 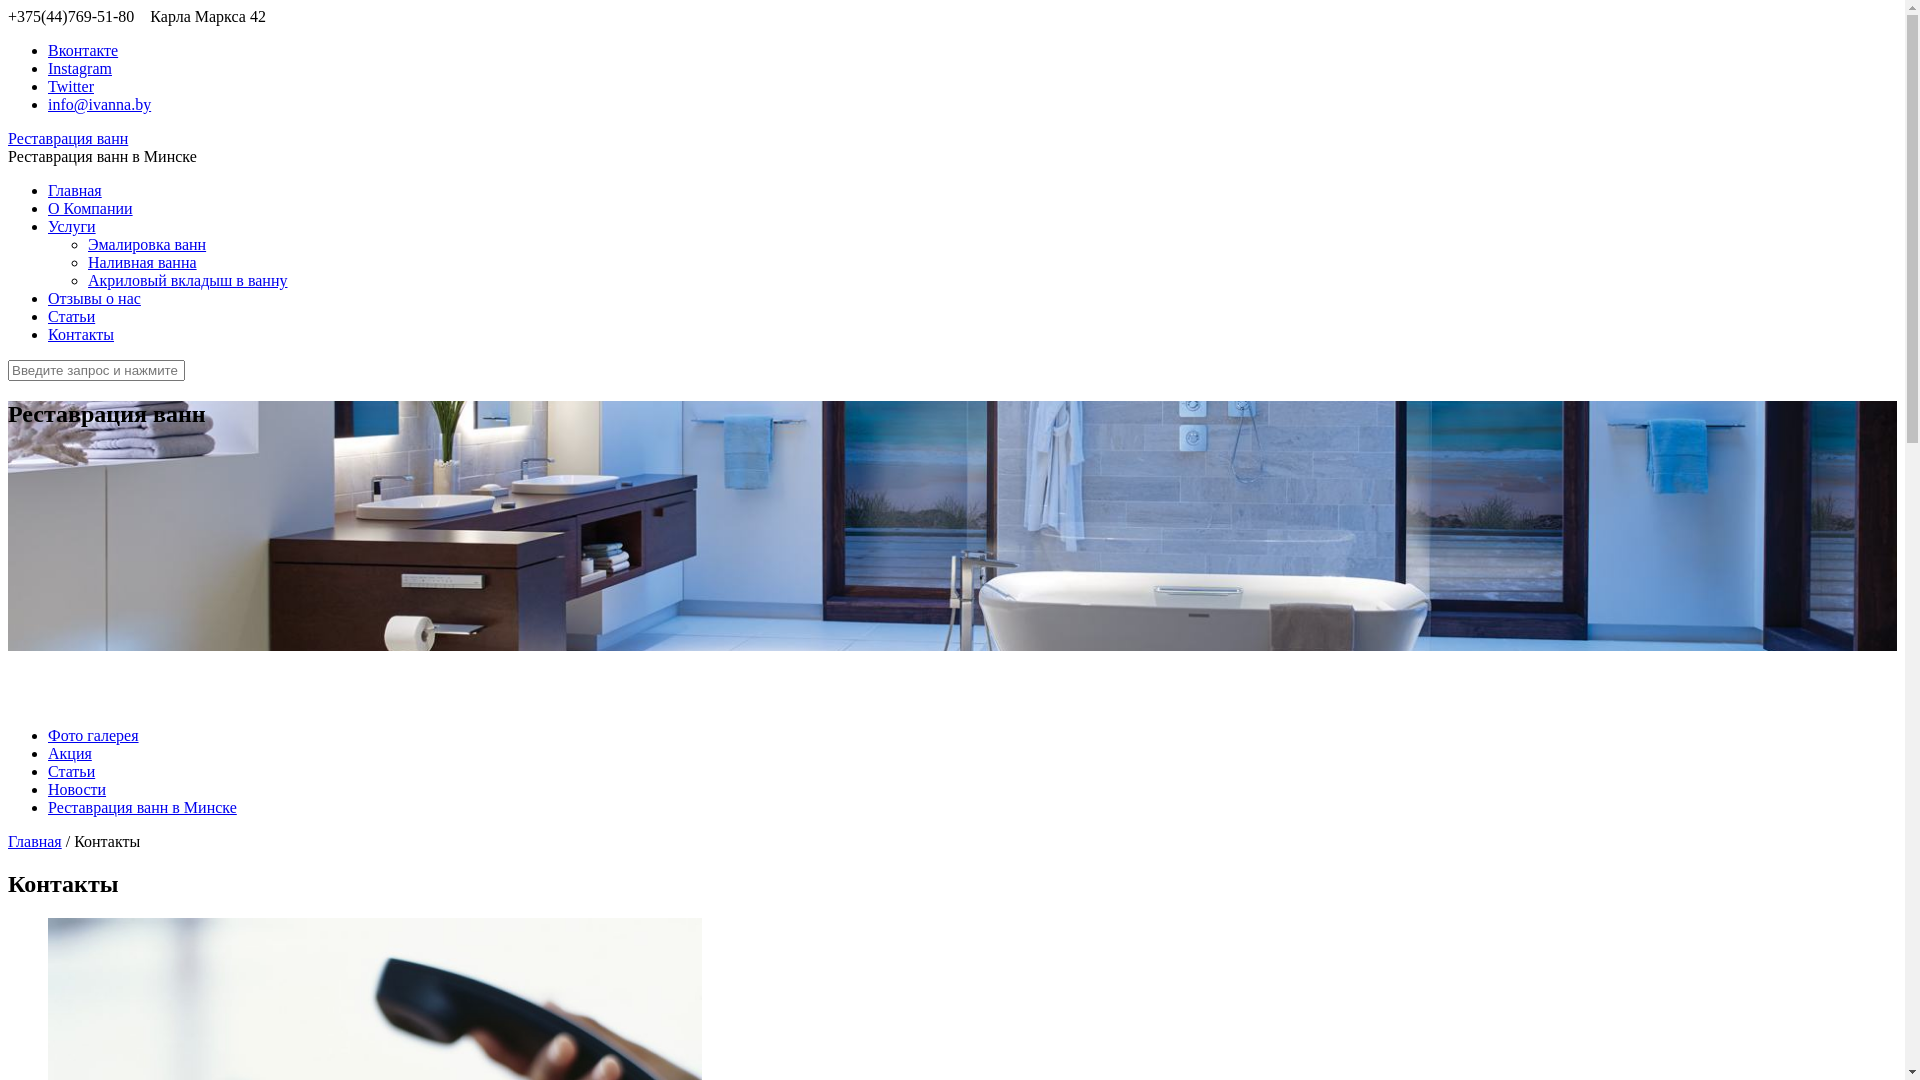 I want to click on 'Instagram', so click(x=80, y=67).